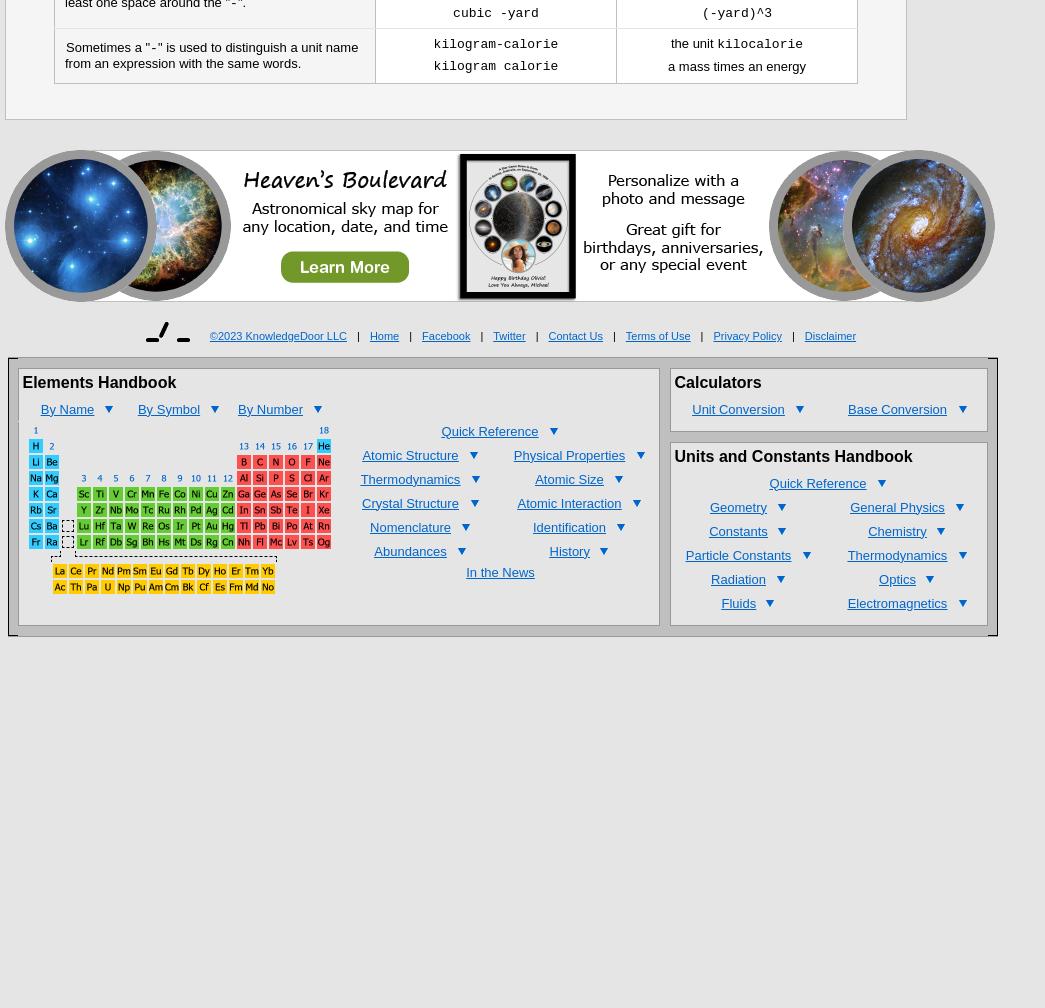 The height and width of the screenshot is (1008, 1045). I want to click on 'kilocalorie', so click(715, 44).